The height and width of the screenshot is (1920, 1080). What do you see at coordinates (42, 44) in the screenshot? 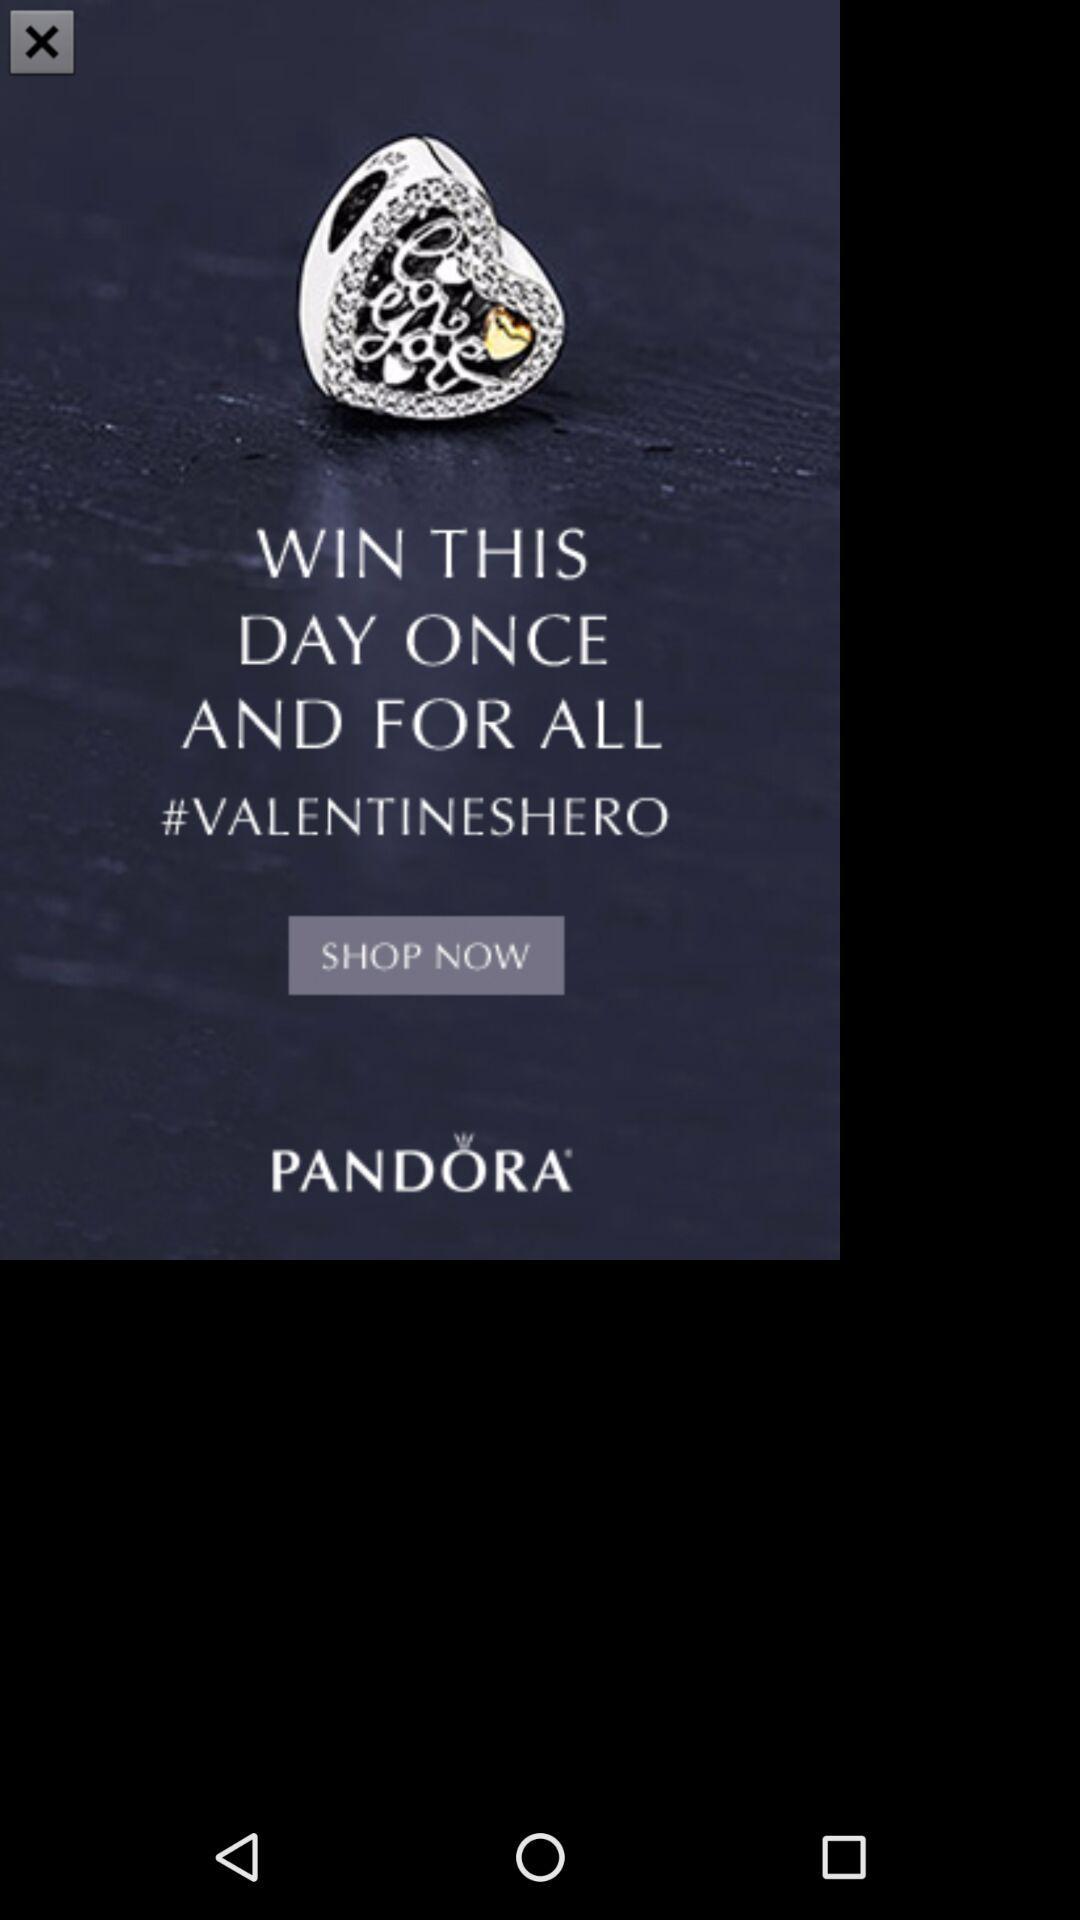
I see `the close icon` at bounding box center [42, 44].